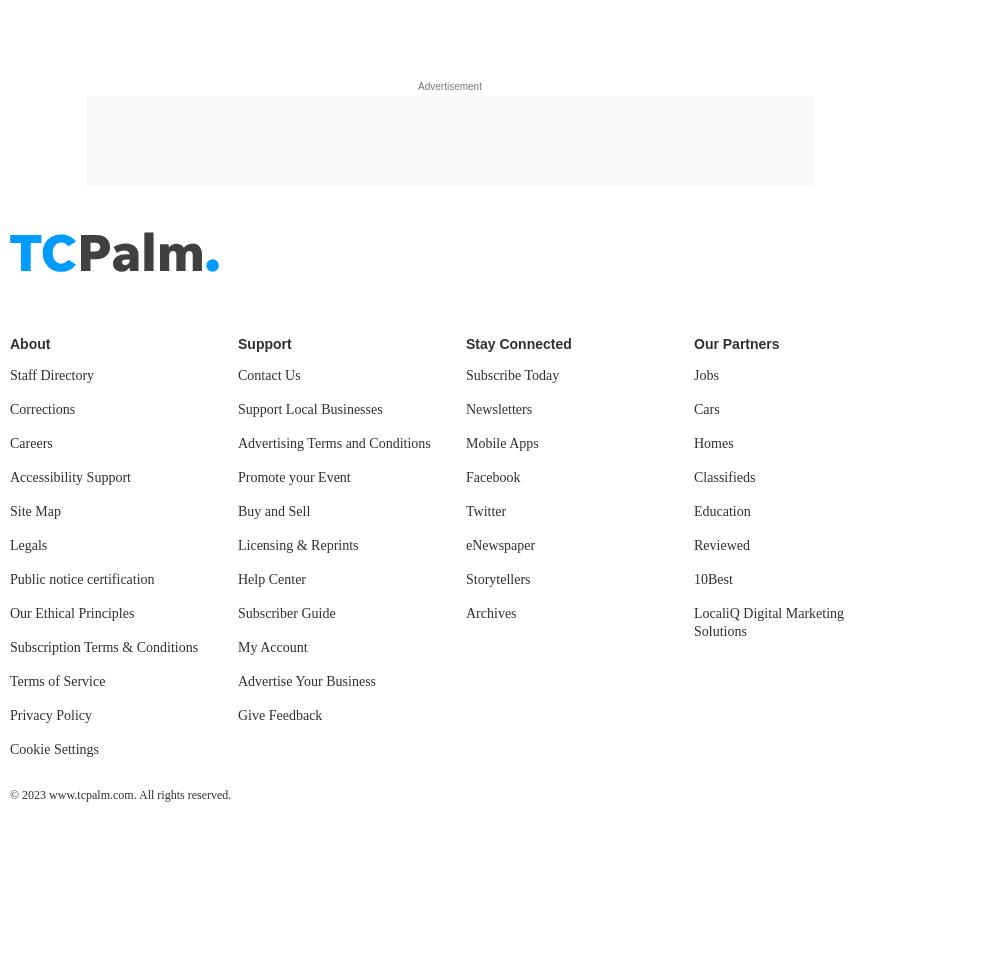  Describe the element at coordinates (769, 61) in the screenshot. I see `'LocaliQ Digital Marketing Solutions'` at that location.